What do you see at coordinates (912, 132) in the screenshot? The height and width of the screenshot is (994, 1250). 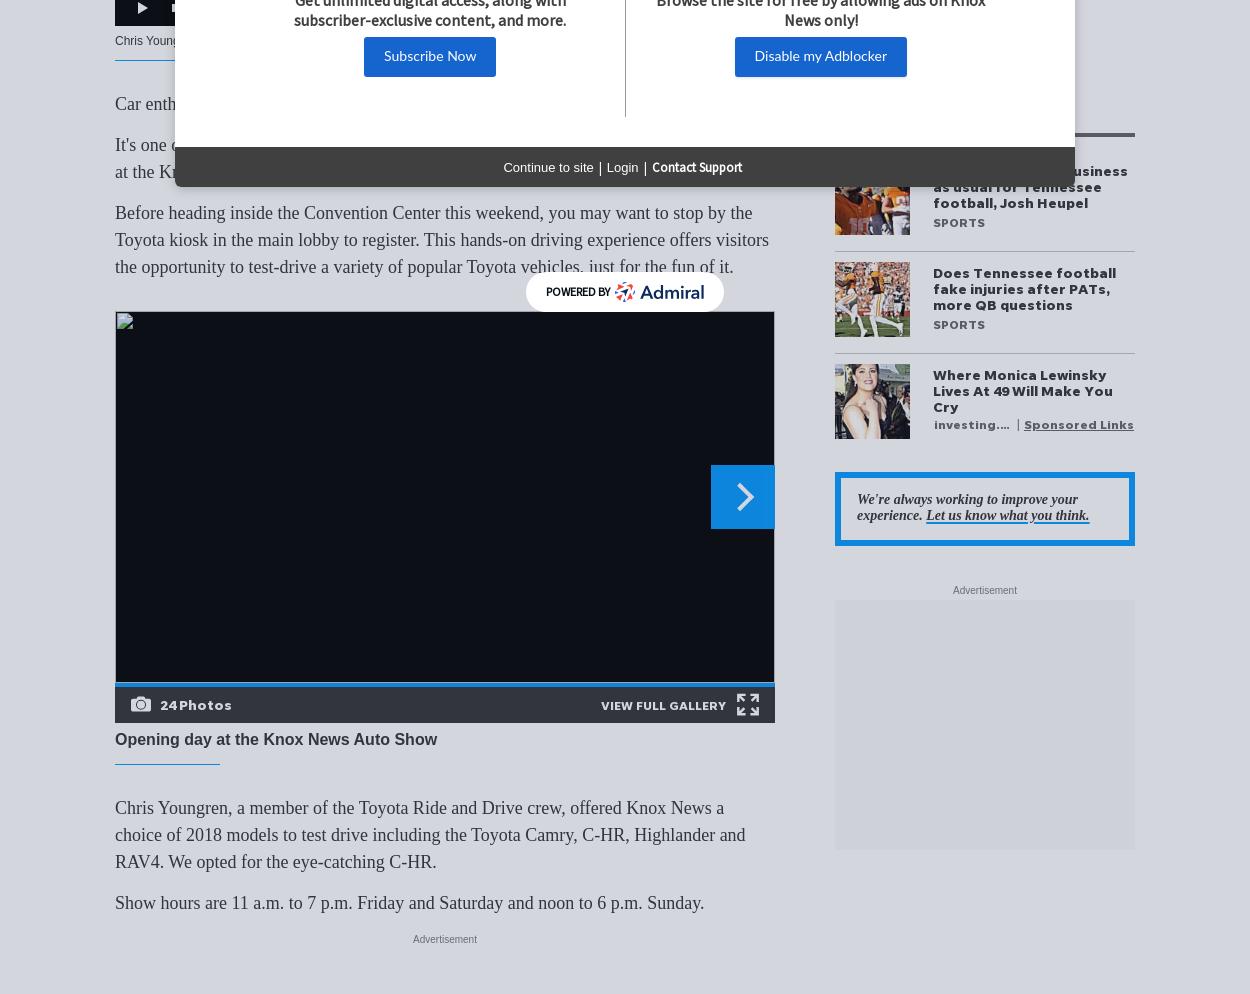 I see `'More Stories'` at bounding box center [912, 132].